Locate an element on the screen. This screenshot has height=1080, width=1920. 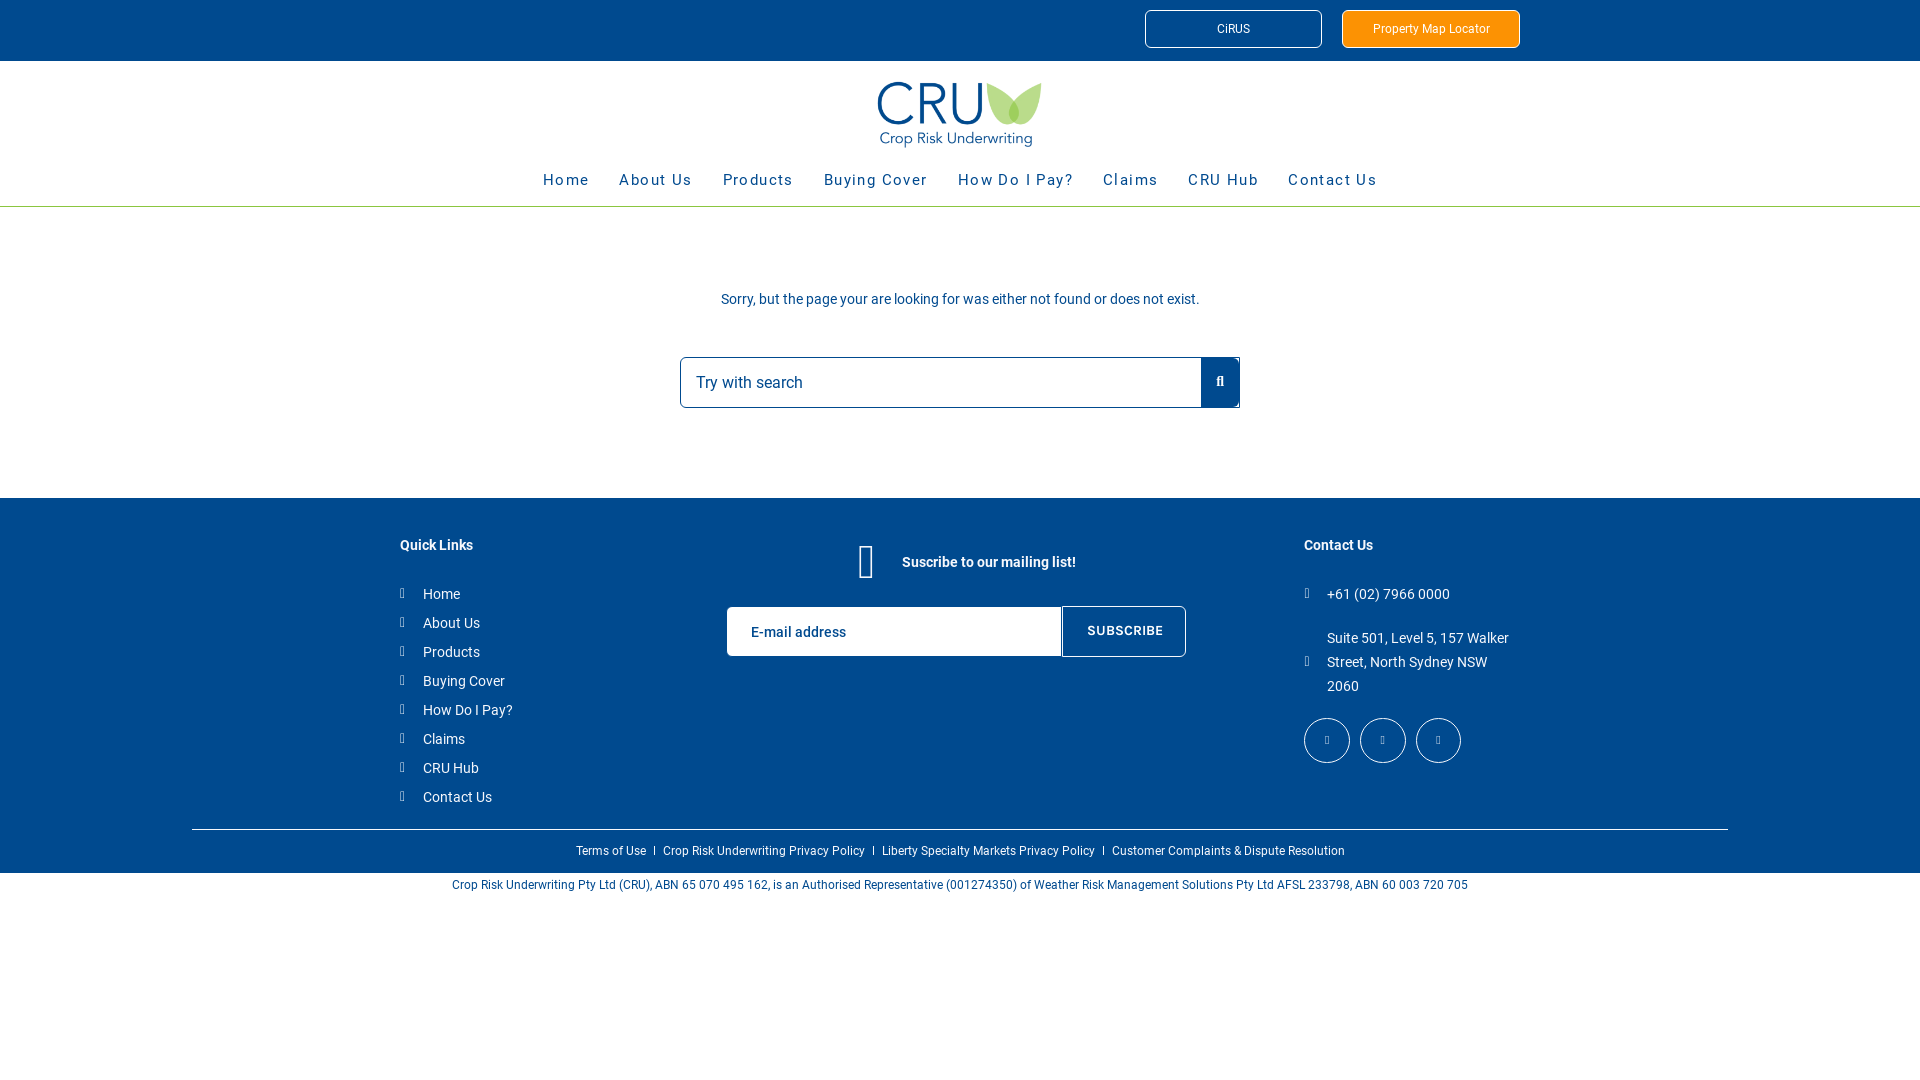
'About Us' is located at coordinates (399, 622).